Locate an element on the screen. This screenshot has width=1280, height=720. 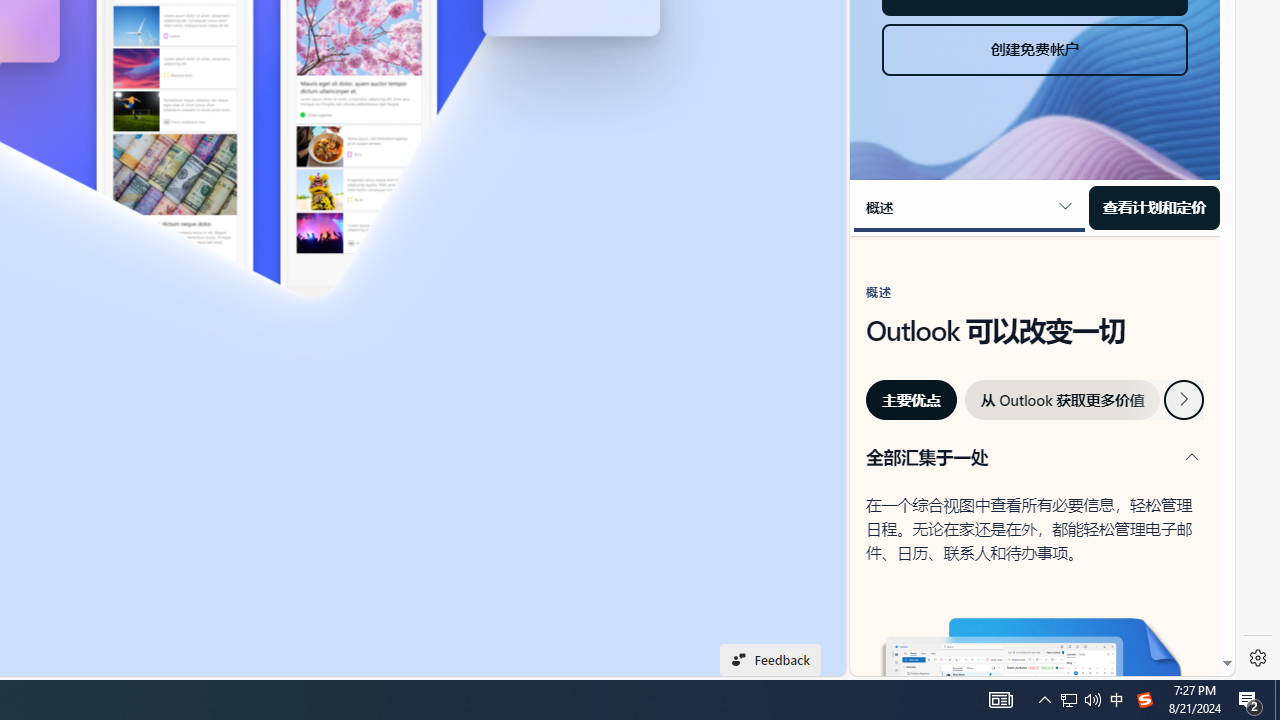
'Settings' is located at coordinates (1257, 658).